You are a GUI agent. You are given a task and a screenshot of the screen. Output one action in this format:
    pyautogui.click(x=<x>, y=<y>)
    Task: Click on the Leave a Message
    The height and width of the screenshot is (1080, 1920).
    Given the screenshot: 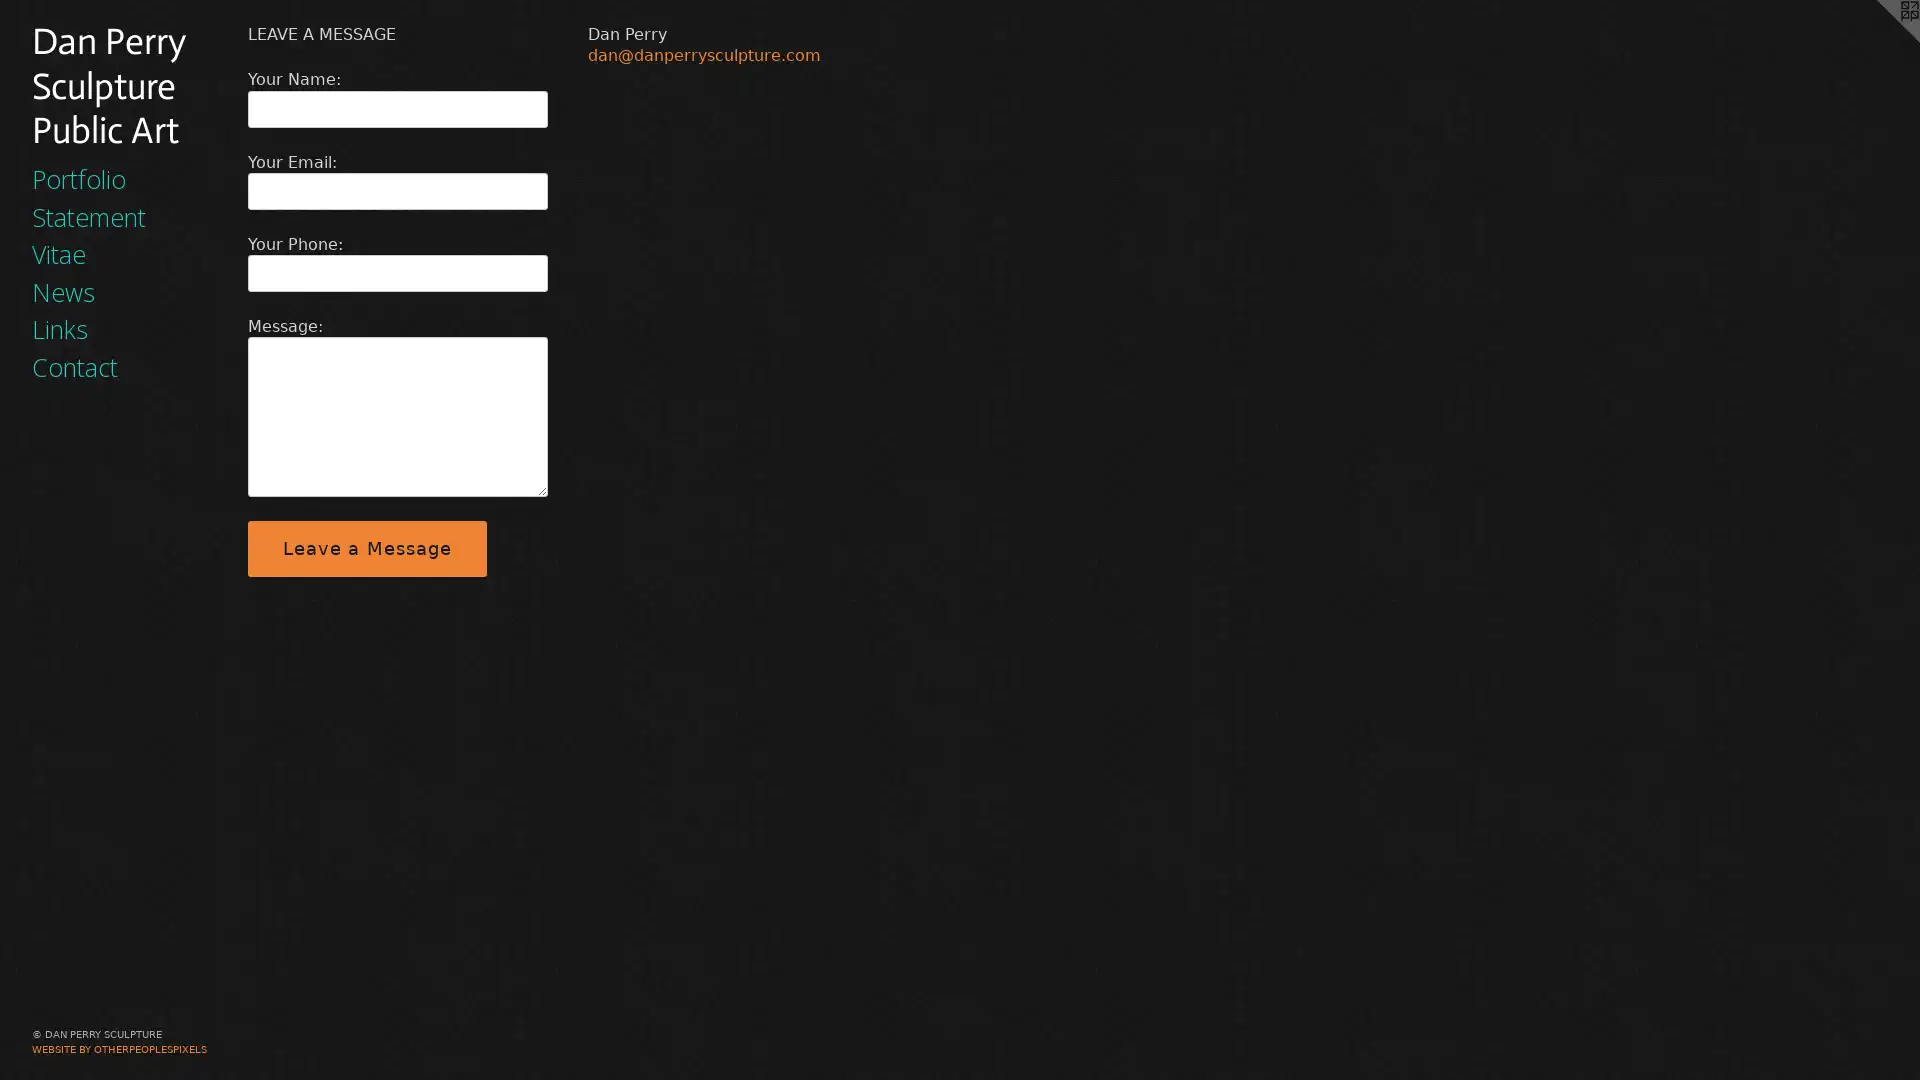 What is the action you would take?
    pyautogui.click(x=366, y=548)
    